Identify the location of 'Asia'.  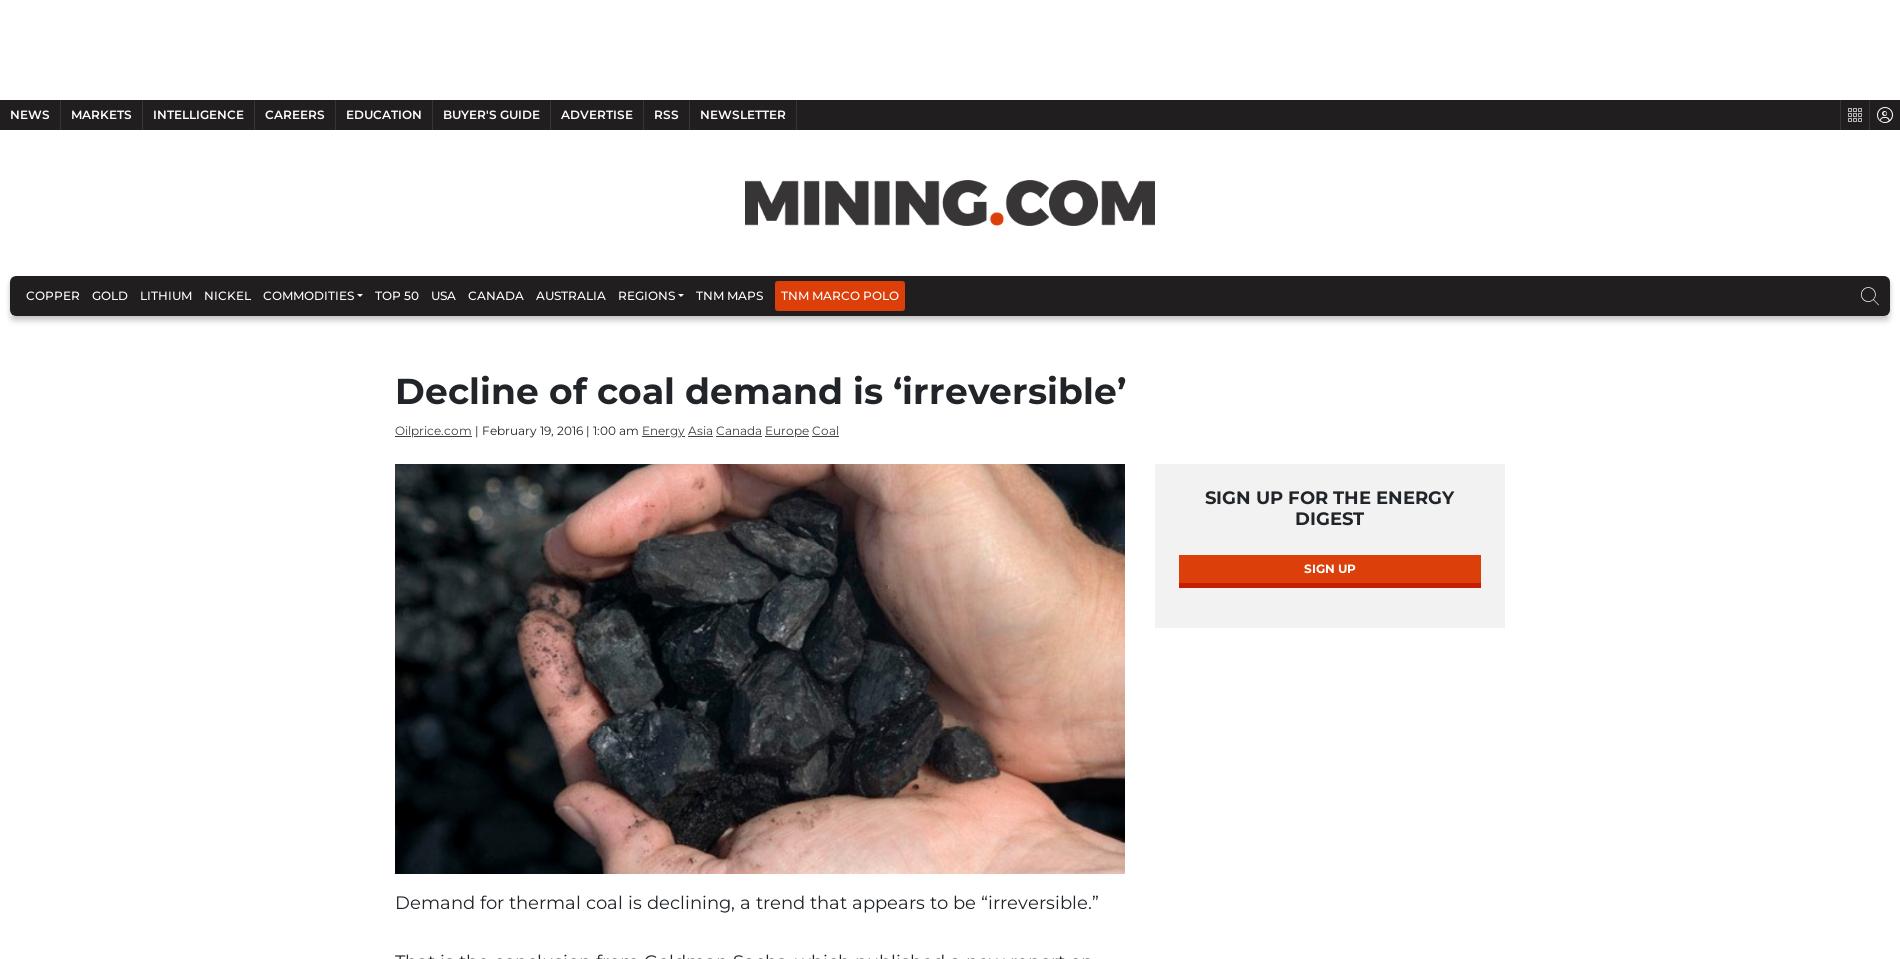
(687, 519).